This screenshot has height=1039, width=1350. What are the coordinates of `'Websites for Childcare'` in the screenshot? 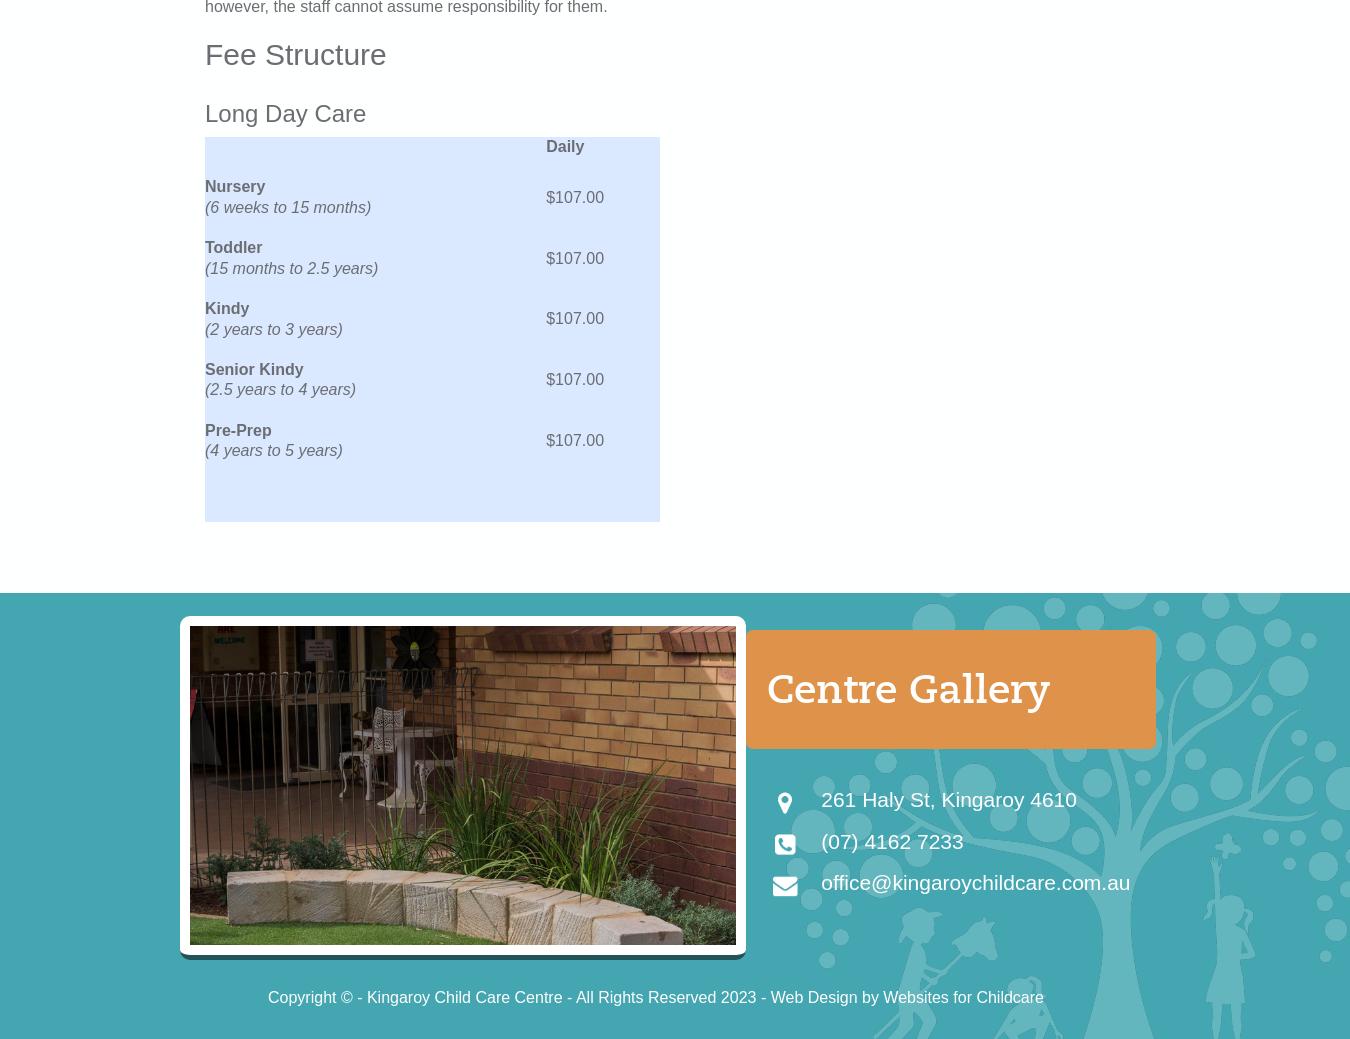 It's located at (961, 996).